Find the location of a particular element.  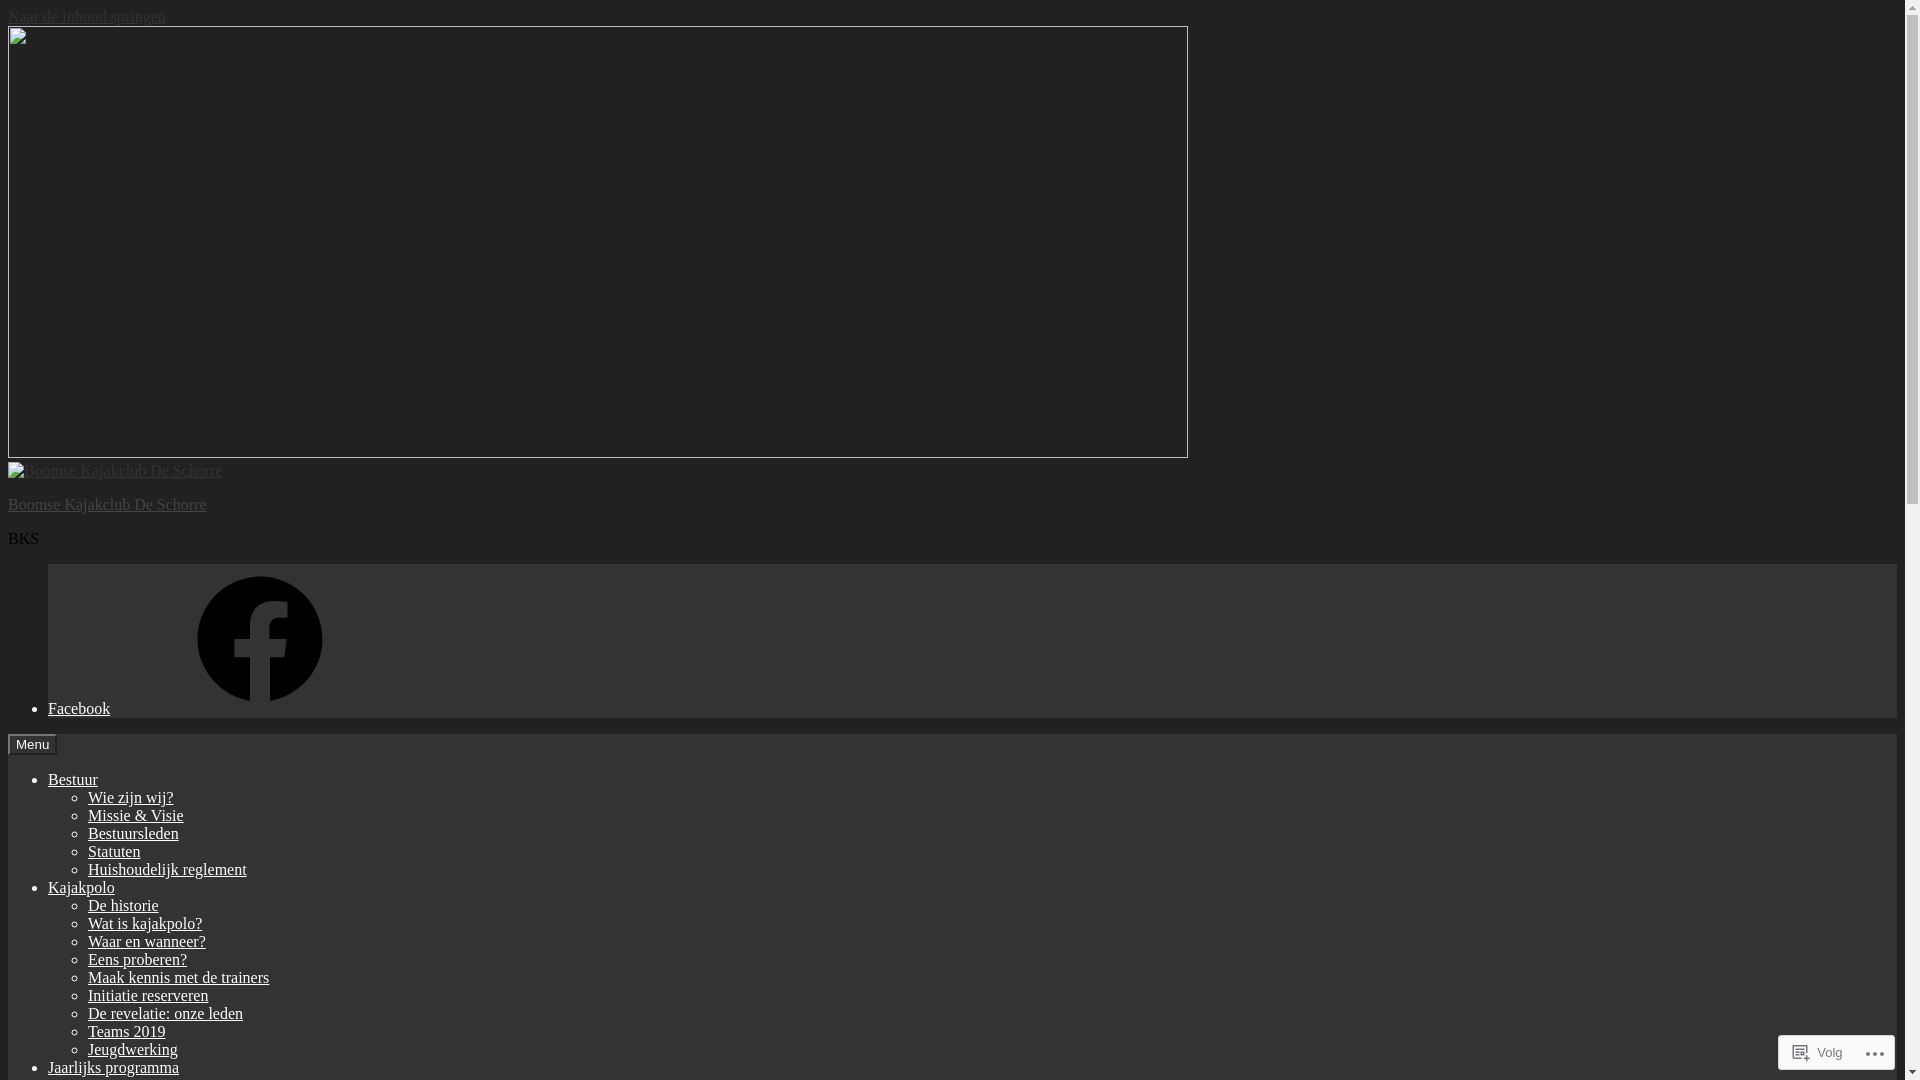

'Wie zijn wij?' is located at coordinates (129, 796).